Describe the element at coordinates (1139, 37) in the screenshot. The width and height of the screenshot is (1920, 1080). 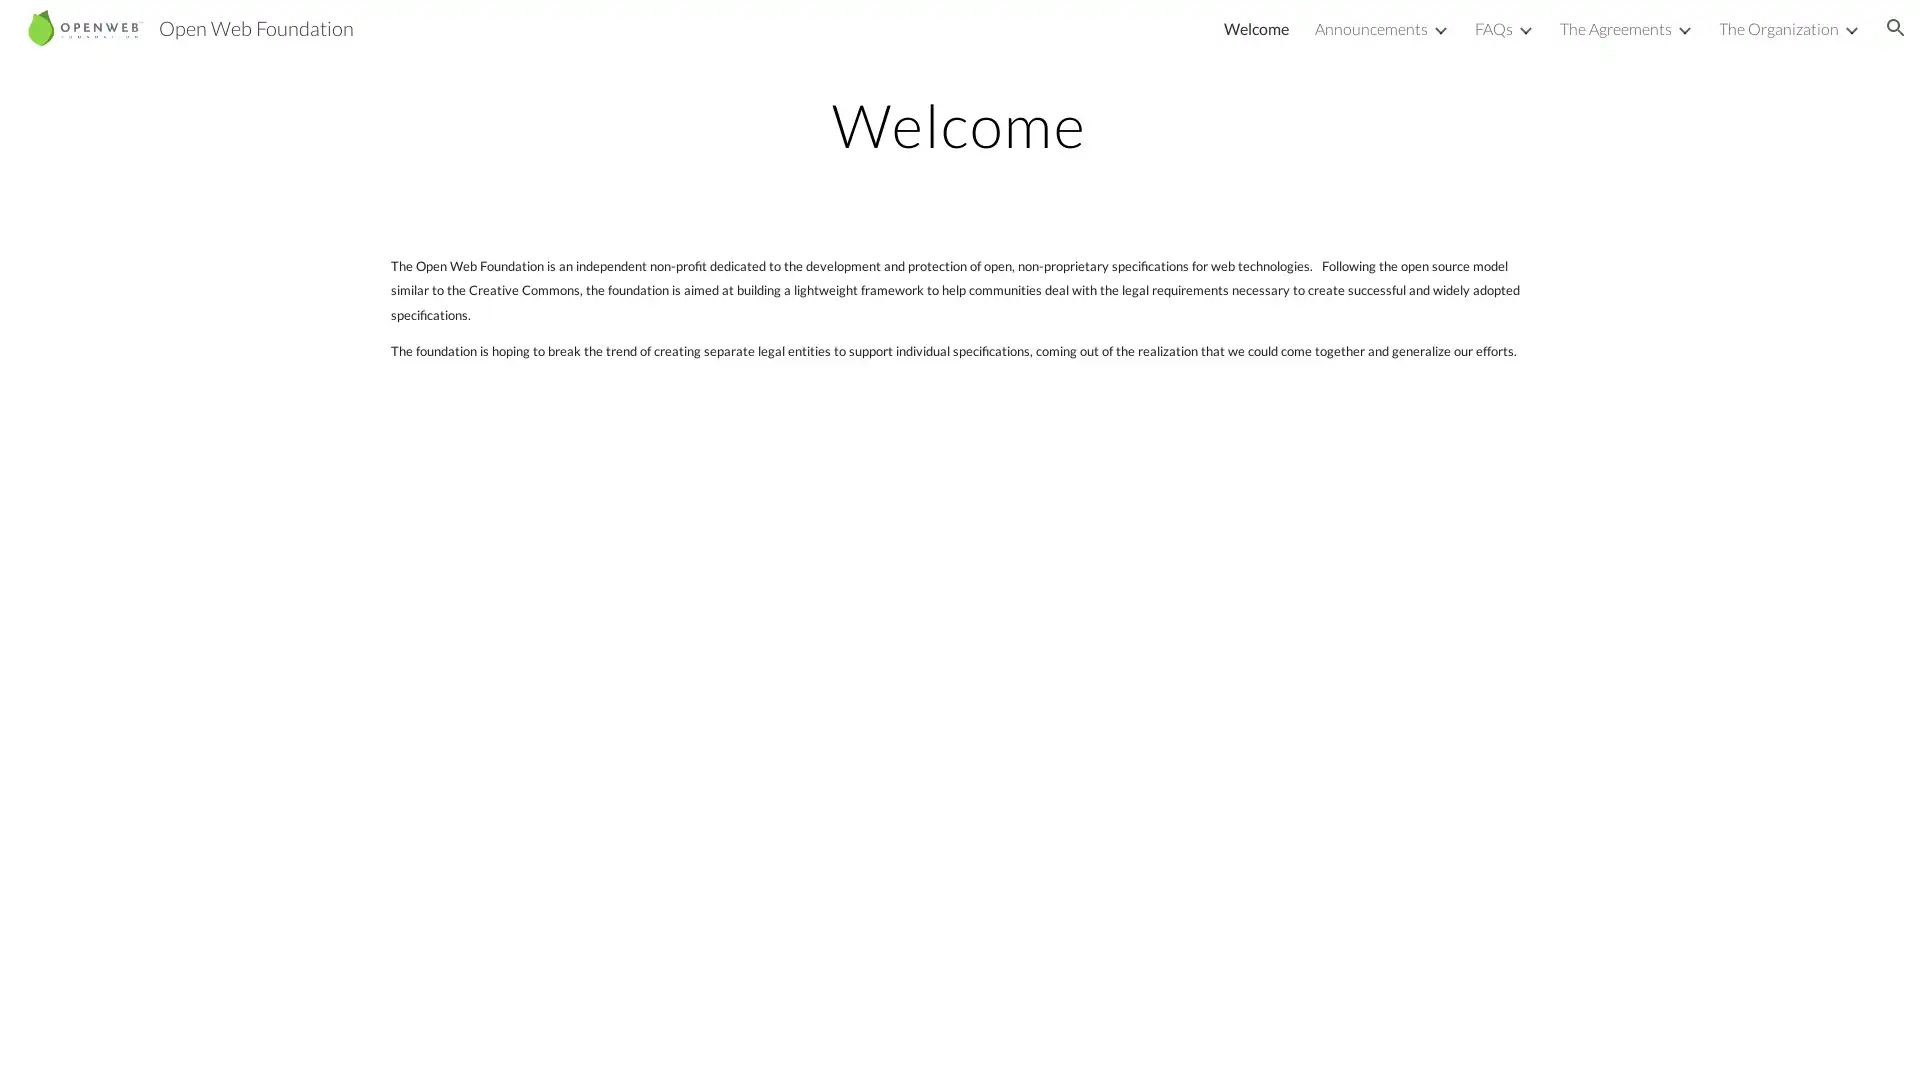
I see `Skip to navigation` at that location.